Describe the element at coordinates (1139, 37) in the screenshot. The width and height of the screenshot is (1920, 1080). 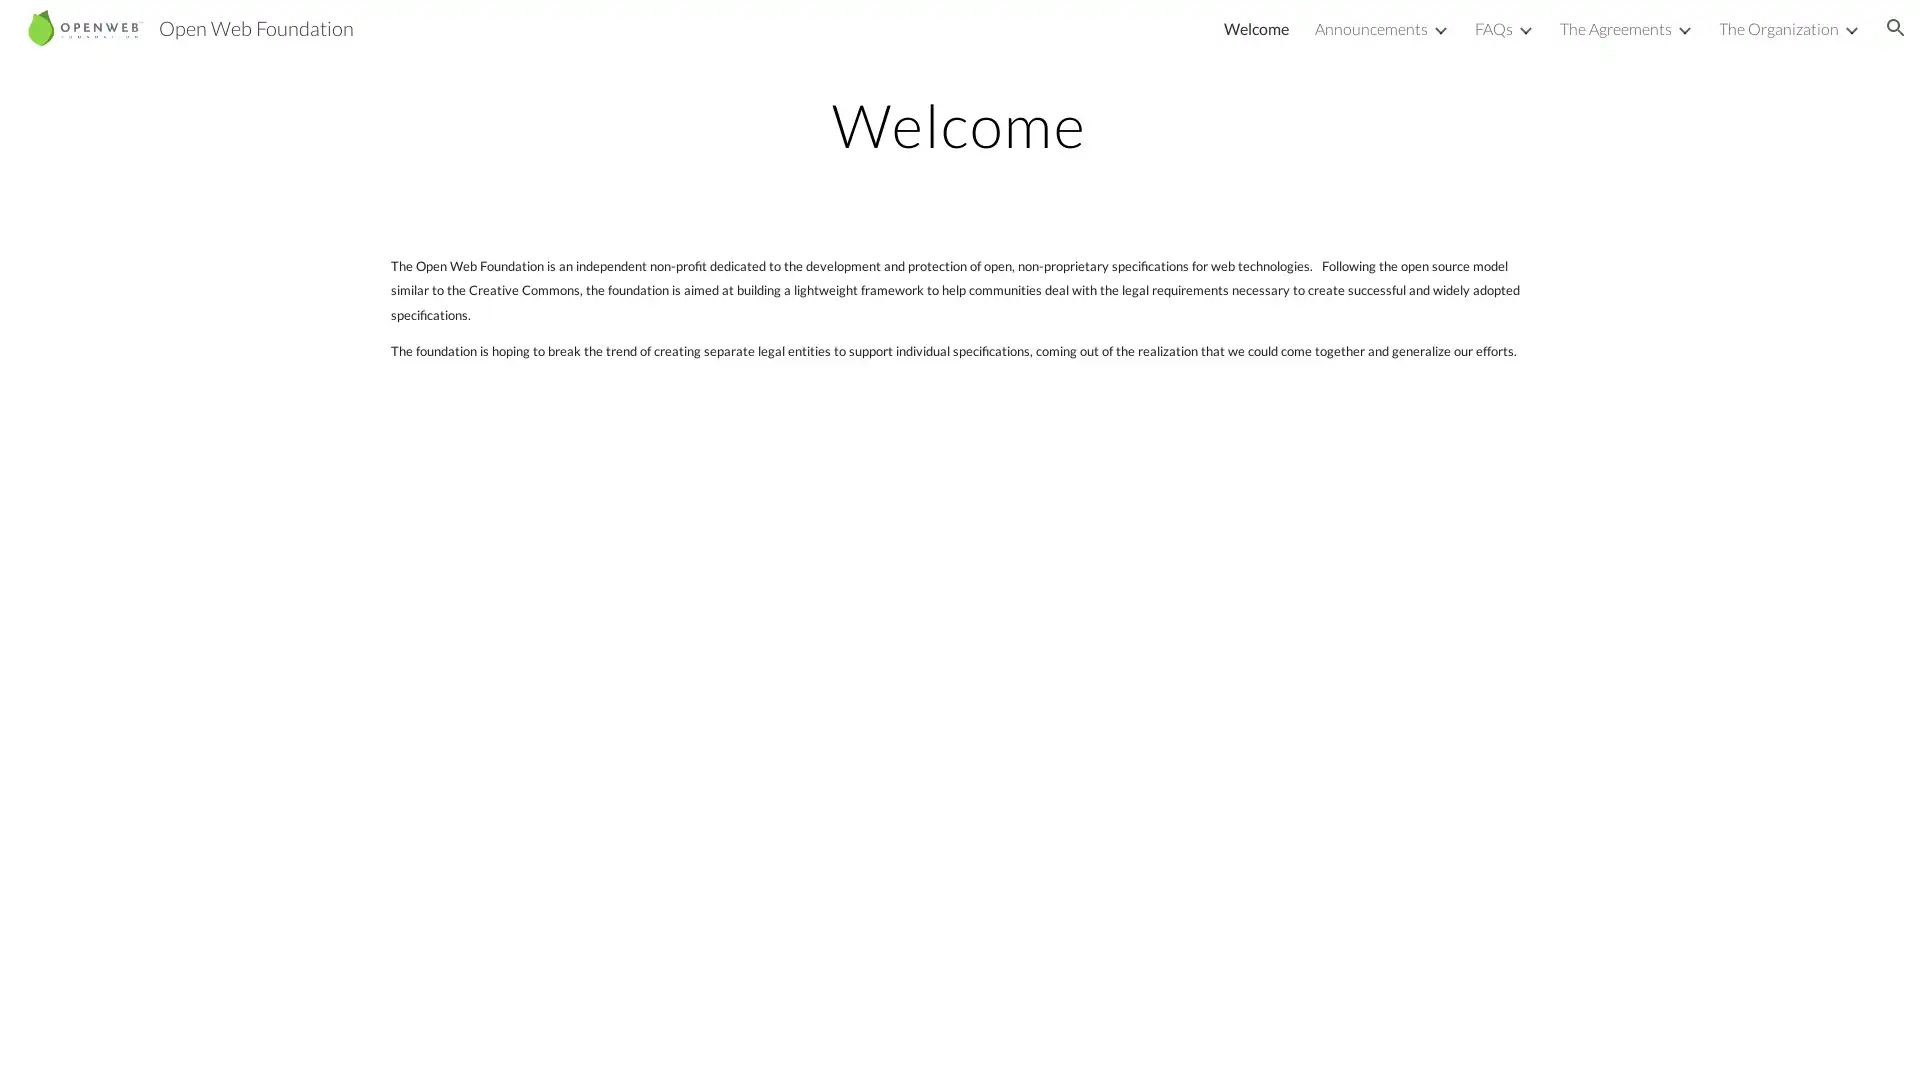
I see `Skip to navigation` at that location.